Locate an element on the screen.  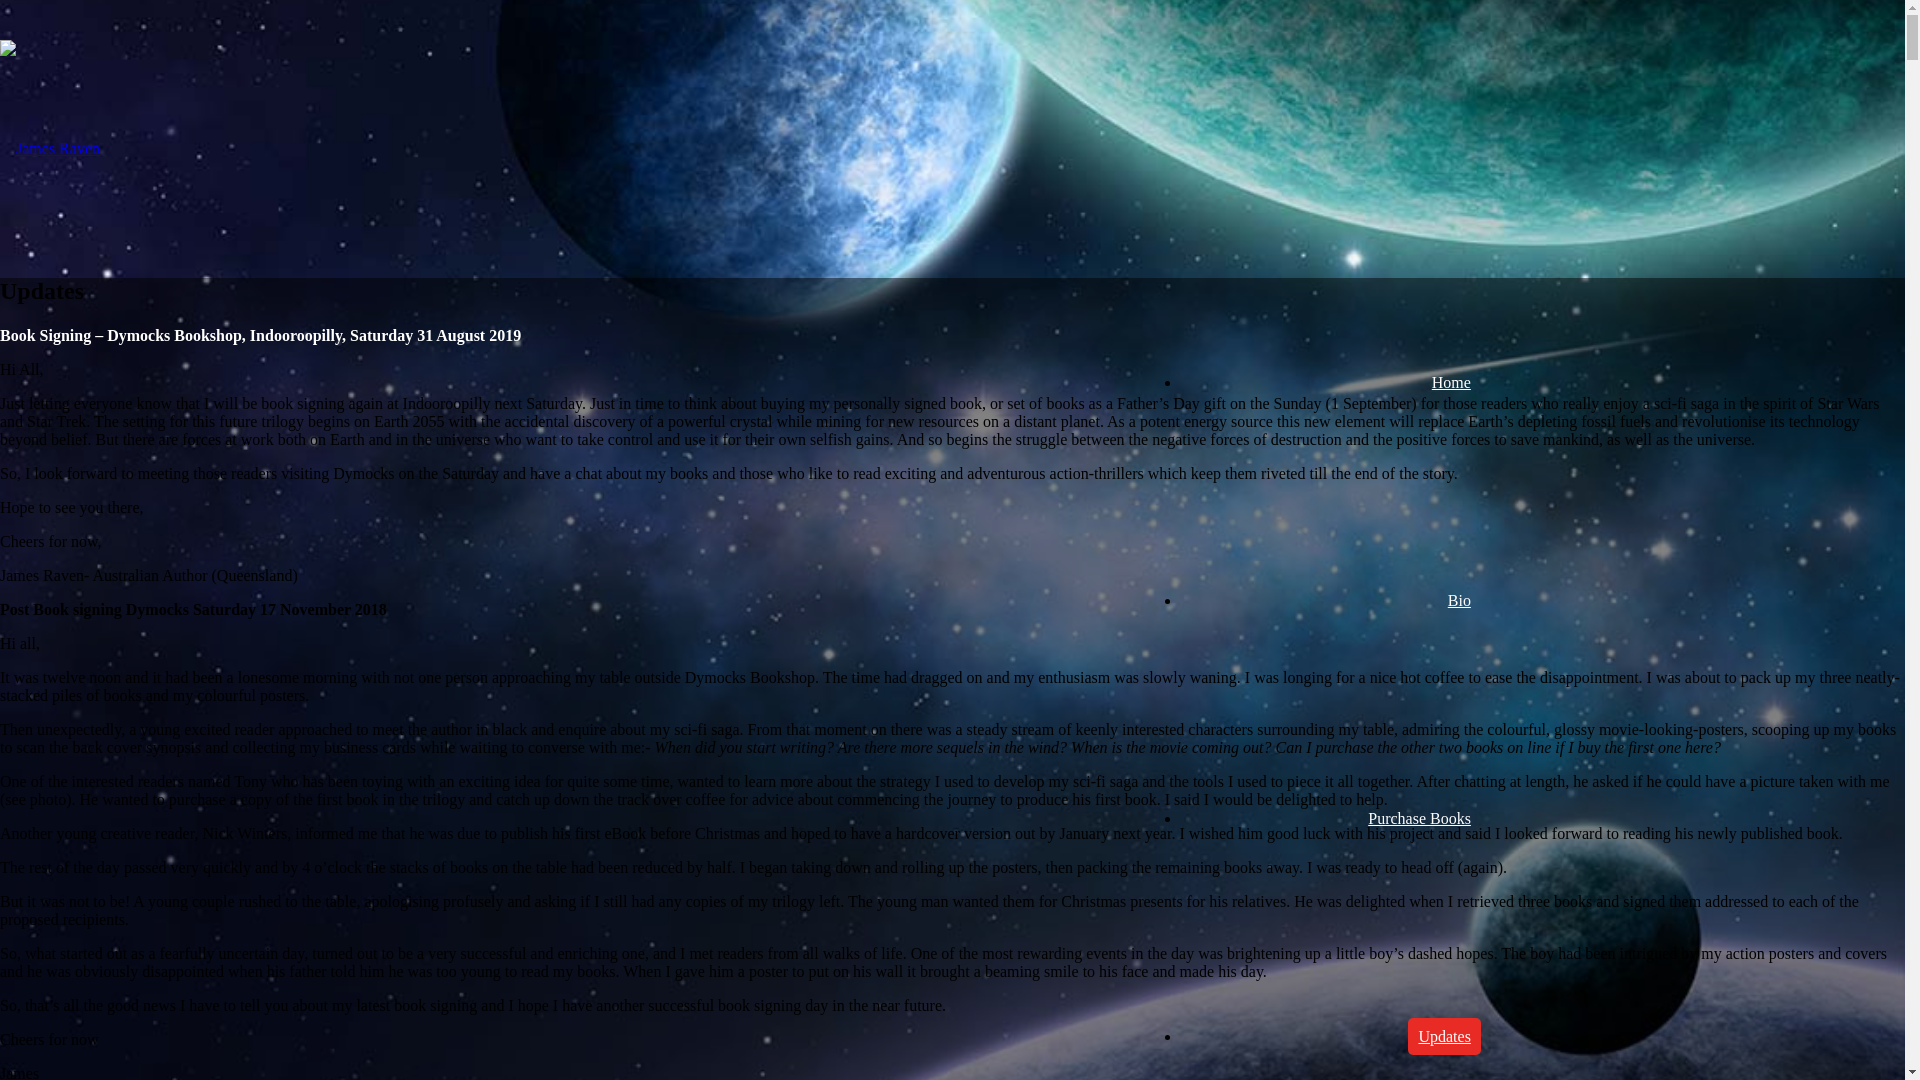
'Updates' is located at coordinates (1444, 1035).